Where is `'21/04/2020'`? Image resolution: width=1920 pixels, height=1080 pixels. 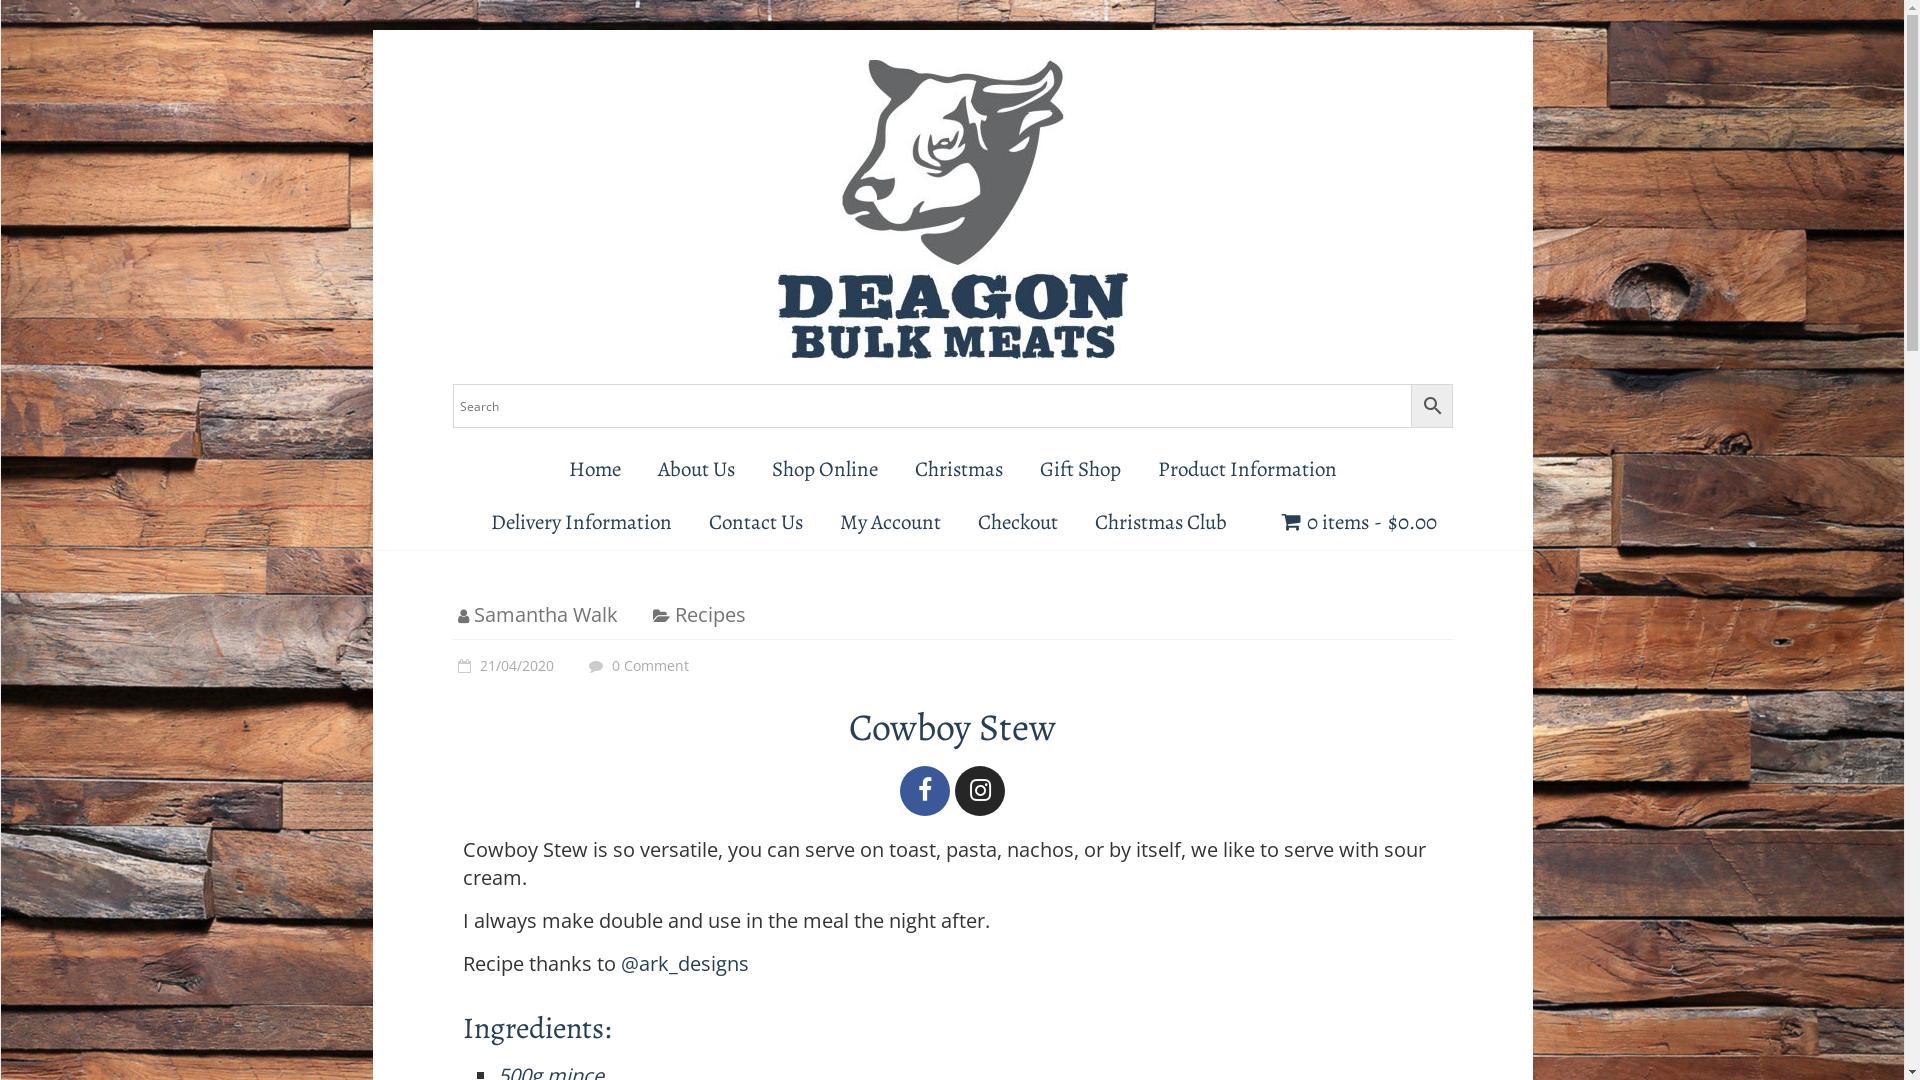 '21/04/2020' is located at coordinates (502, 665).